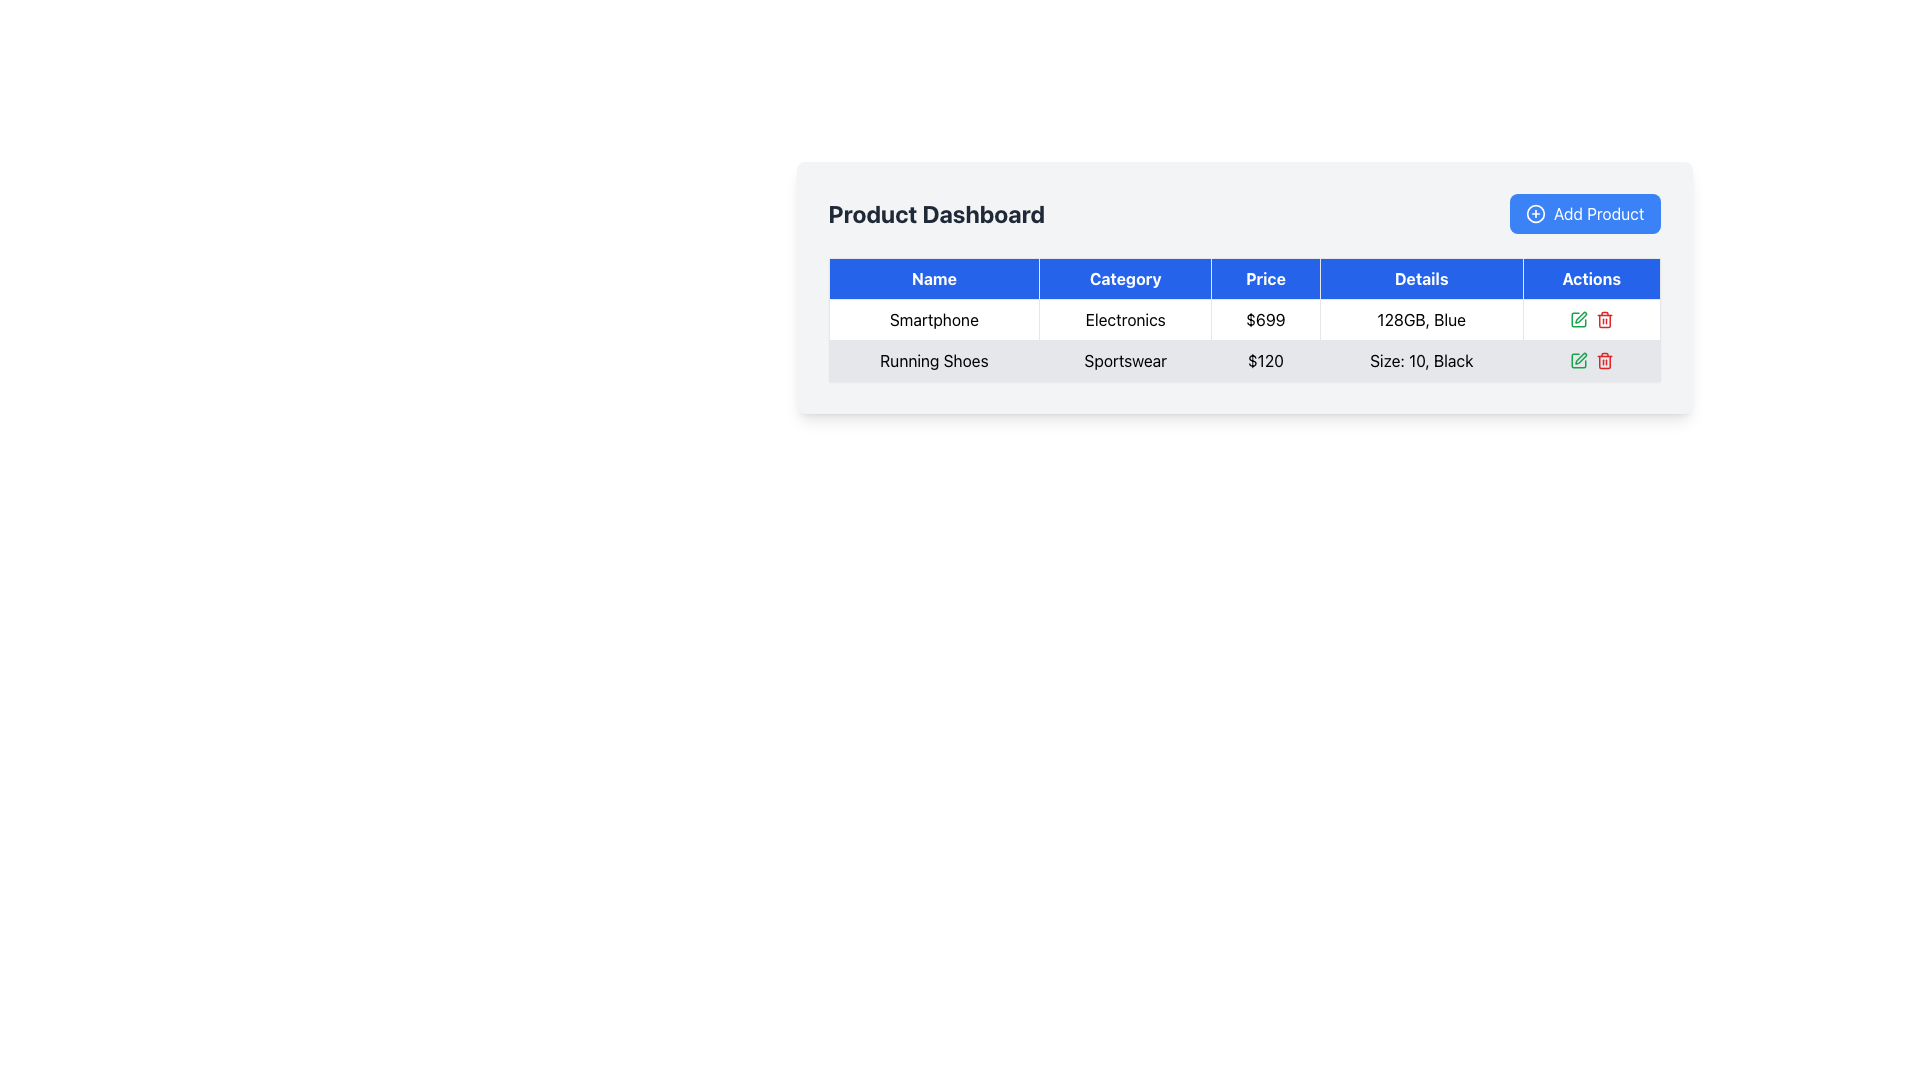 The image size is (1920, 1080). I want to click on the vibrant red trash icon button located at the far right in the 'Actions' column of the row for 'Running Shoes', so click(1604, 361).